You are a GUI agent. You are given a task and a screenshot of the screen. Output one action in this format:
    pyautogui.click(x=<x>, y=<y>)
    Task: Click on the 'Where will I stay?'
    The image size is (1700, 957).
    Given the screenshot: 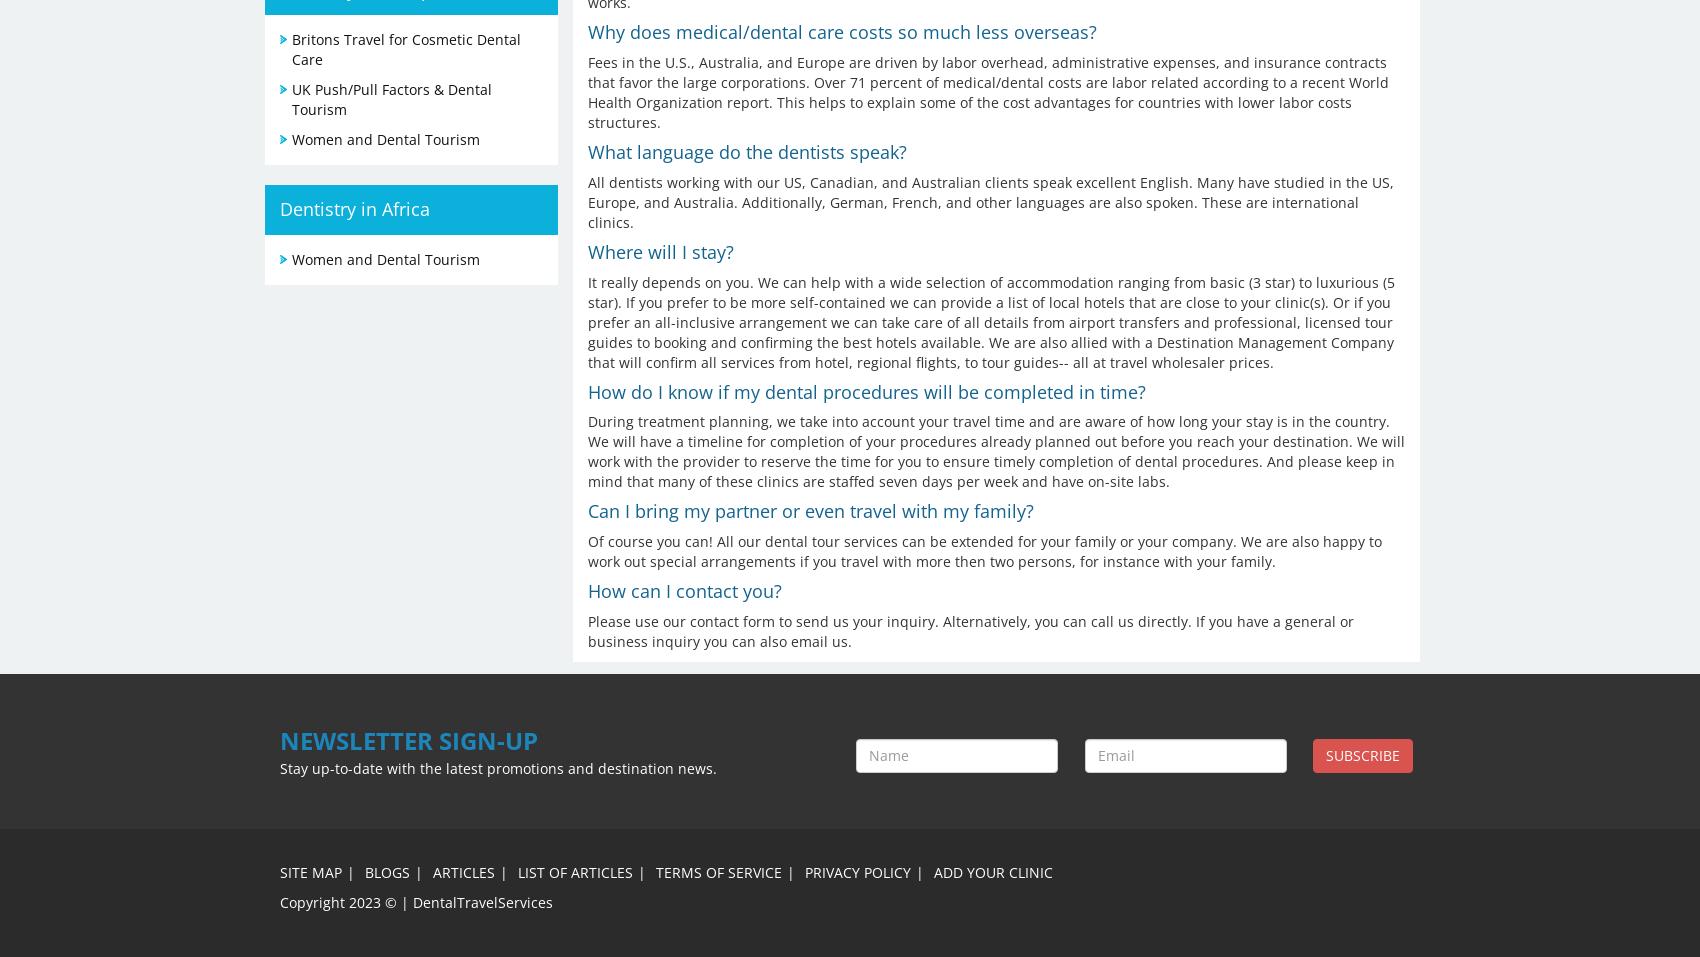 What is the action you would take?
    pyautogui.click(x=659, y=250)
    